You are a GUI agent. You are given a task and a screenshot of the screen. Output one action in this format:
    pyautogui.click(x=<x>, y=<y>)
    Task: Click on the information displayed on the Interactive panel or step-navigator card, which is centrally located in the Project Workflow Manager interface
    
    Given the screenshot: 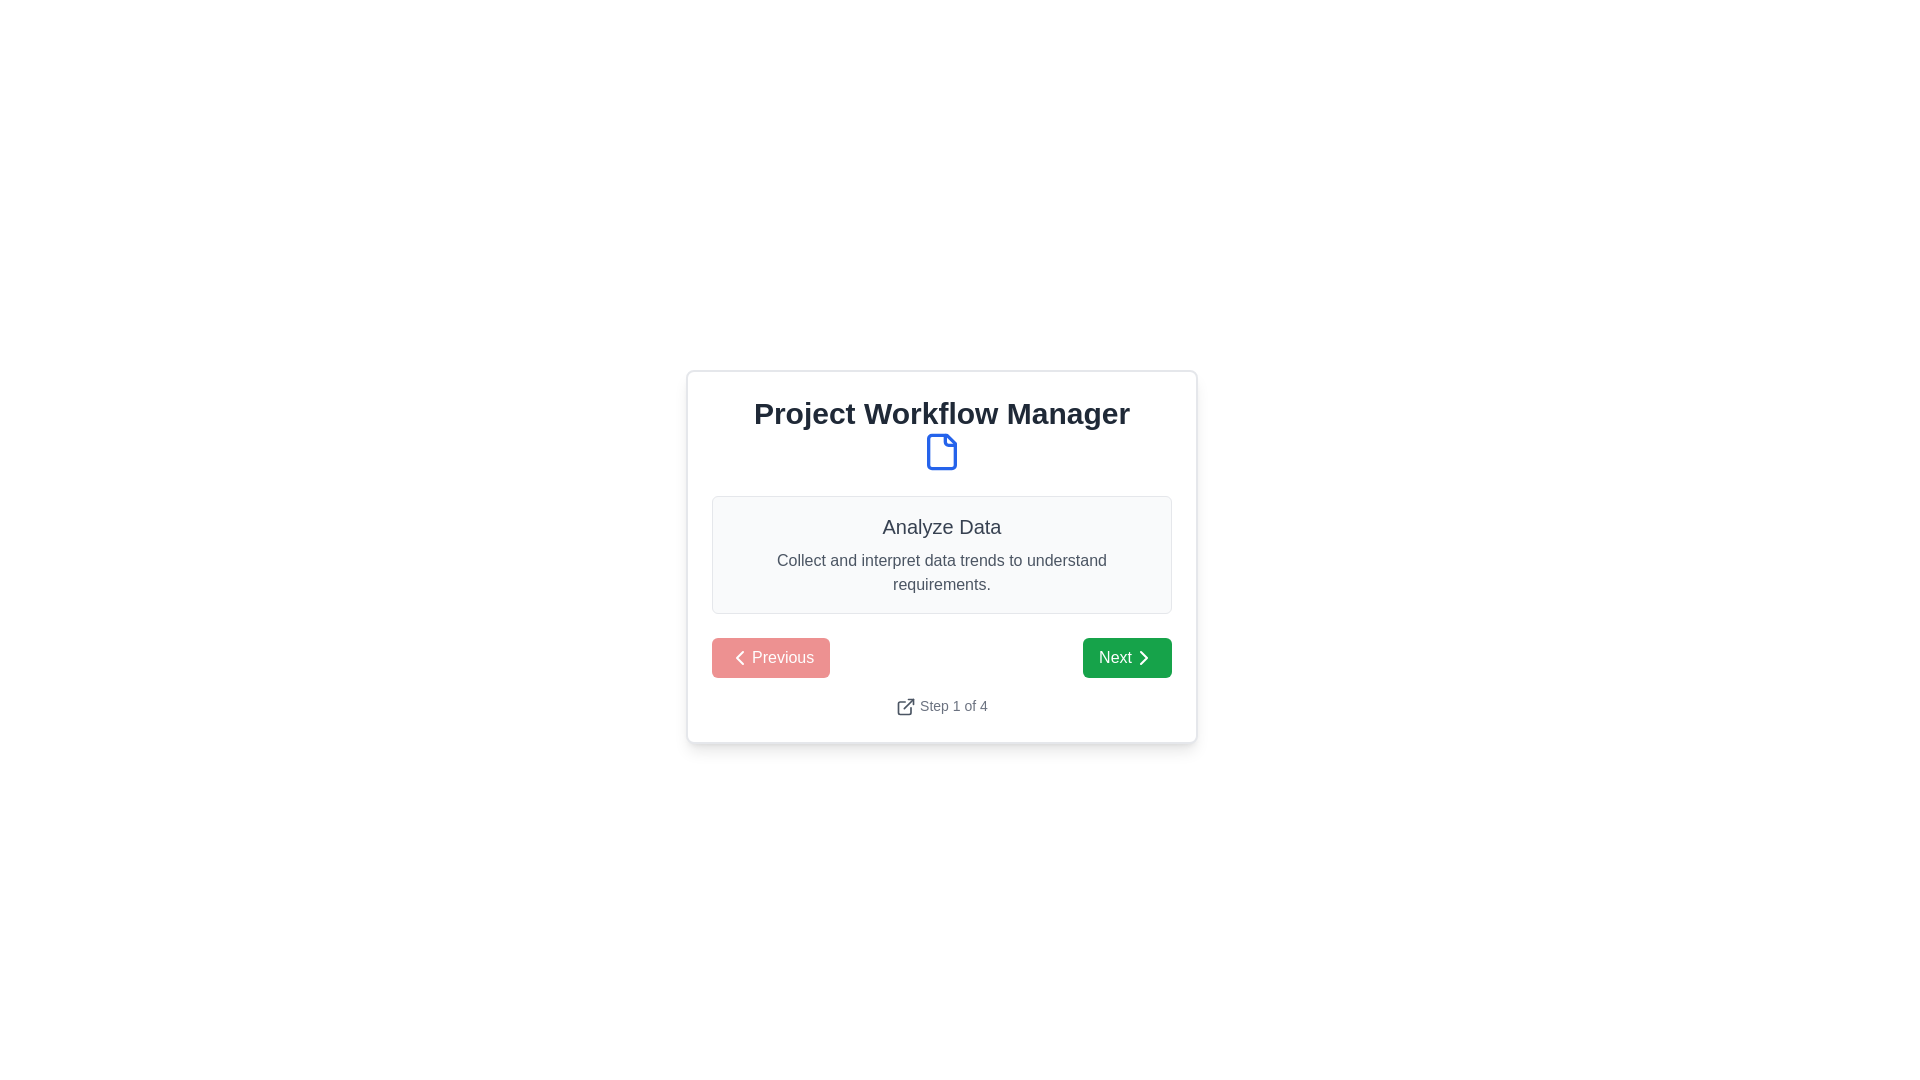 What is the action you would take?
    pyautogui.click(x=940, y=556)
    